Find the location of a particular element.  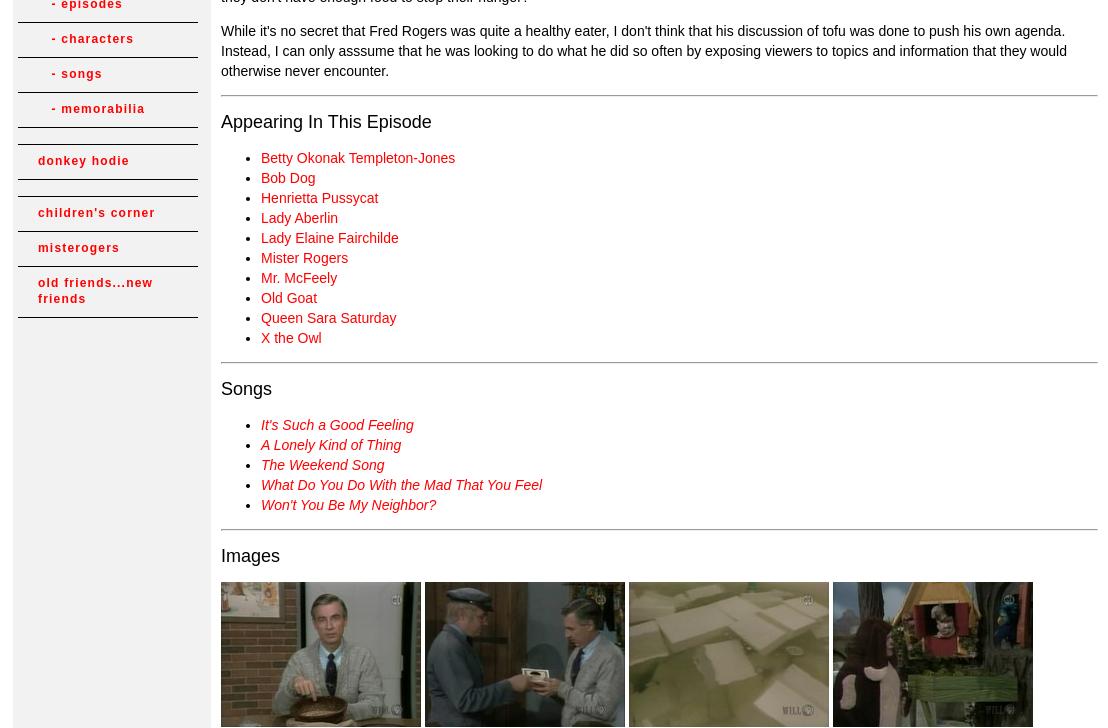

'Betty Okonak Templeton-Jones' is located at coordinates (260, 157).